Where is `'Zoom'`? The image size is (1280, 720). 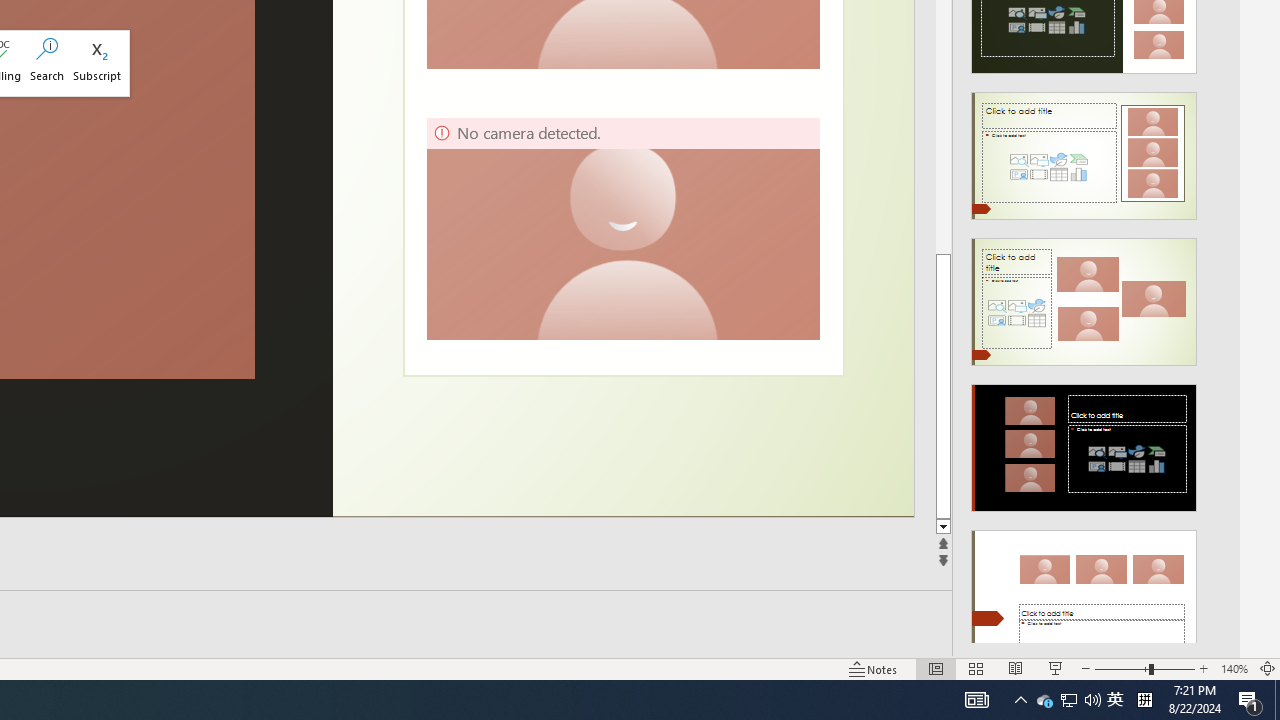
'Zoom' is located at coordinates (1144, 669).